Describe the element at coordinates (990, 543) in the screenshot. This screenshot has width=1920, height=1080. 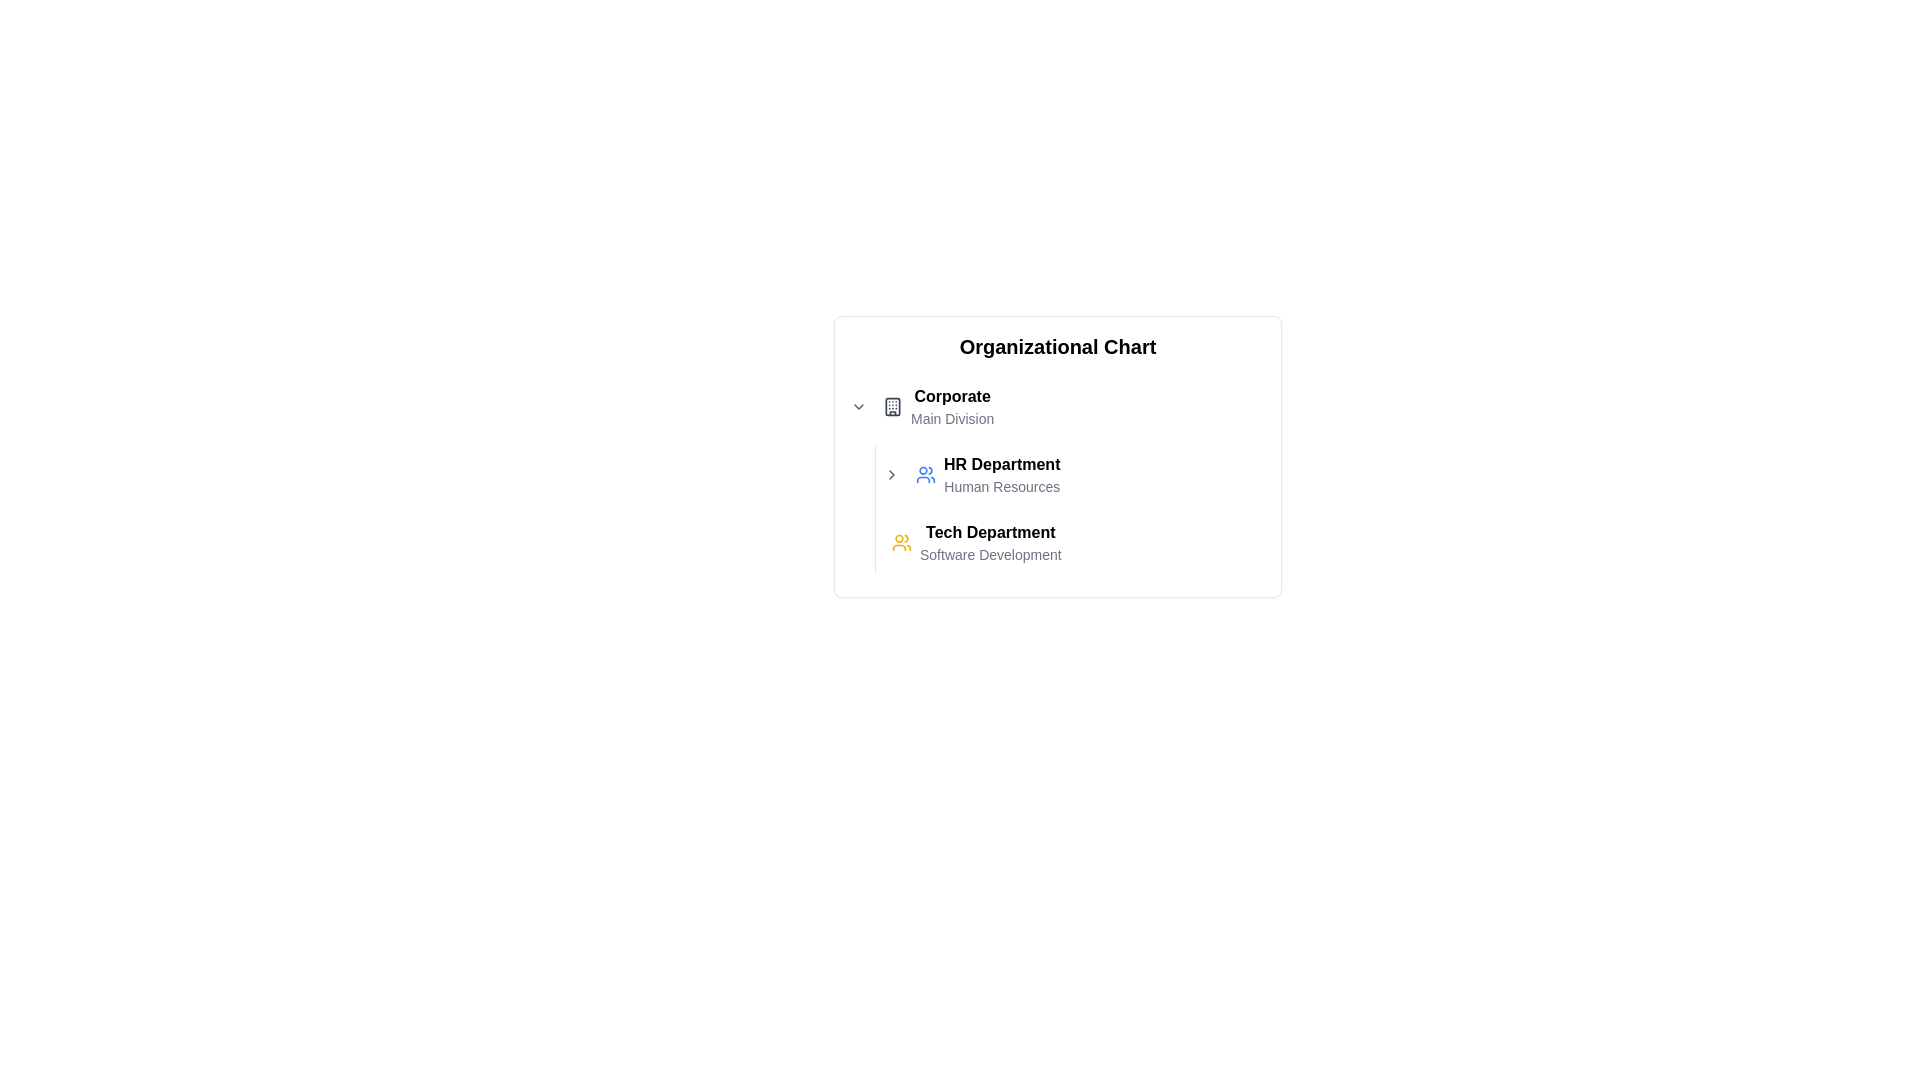
I see `text displayed in the Label for the Tech Department, which includes its subtitle about Software Development, located under the HR Department in the organizational chart` at that location.